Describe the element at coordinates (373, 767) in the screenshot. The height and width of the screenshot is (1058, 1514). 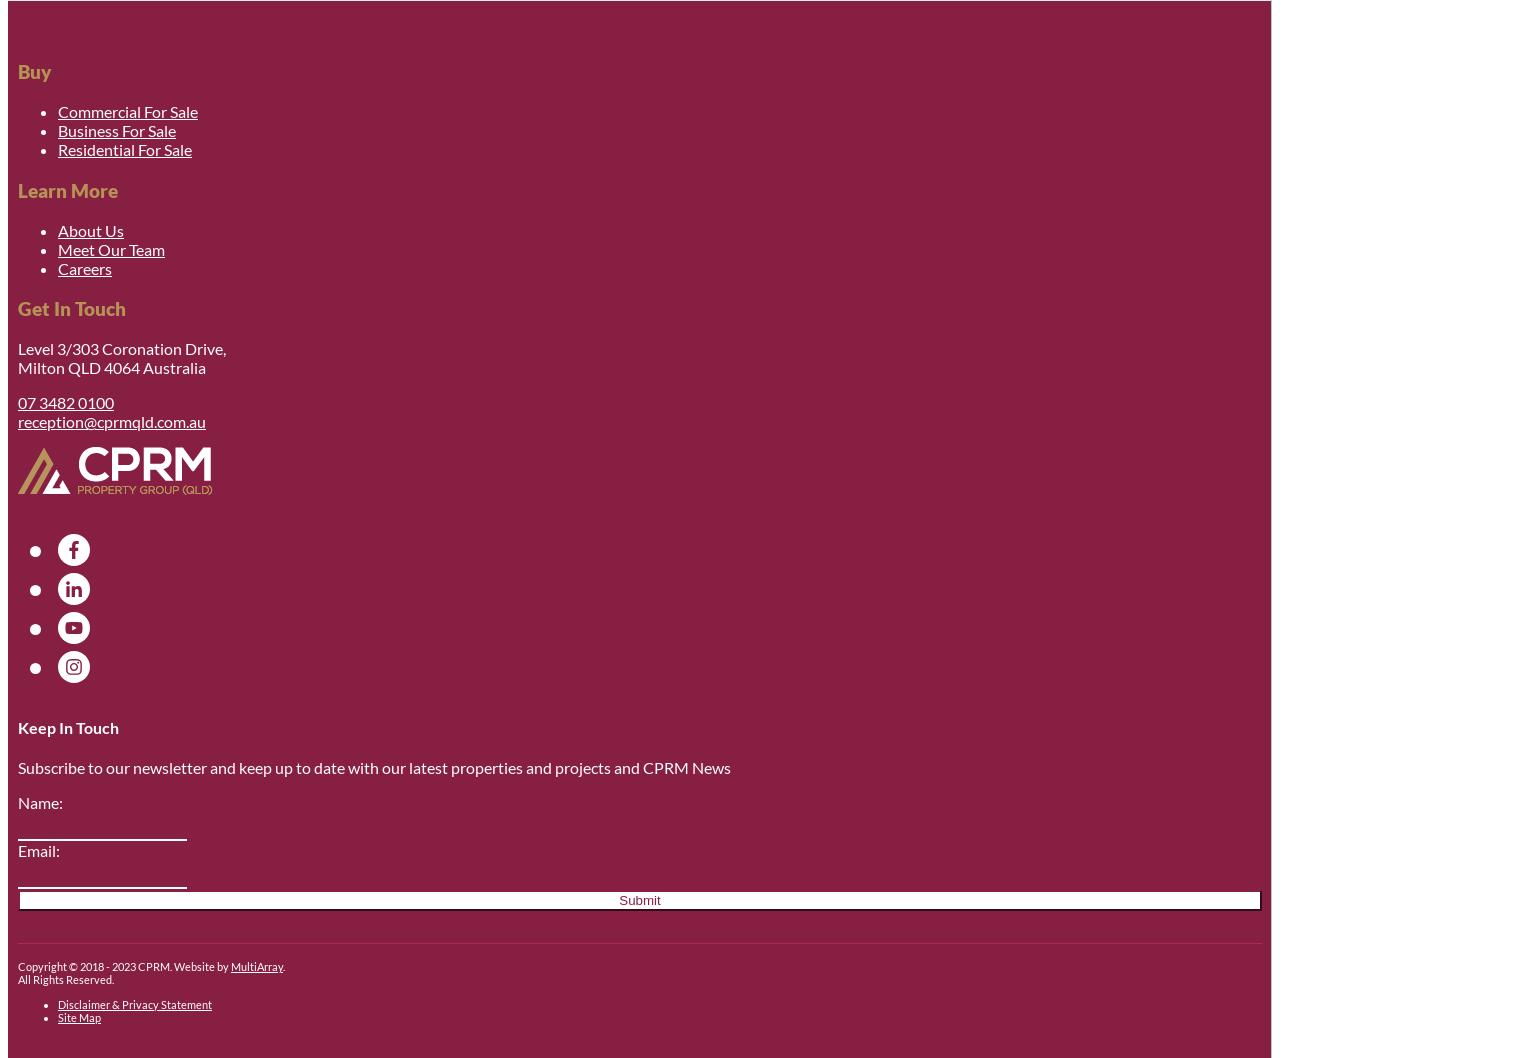
I see `'Subscribe to our newsletter and keep up to date with our latest properties and projects and CPRM News'` at that location.